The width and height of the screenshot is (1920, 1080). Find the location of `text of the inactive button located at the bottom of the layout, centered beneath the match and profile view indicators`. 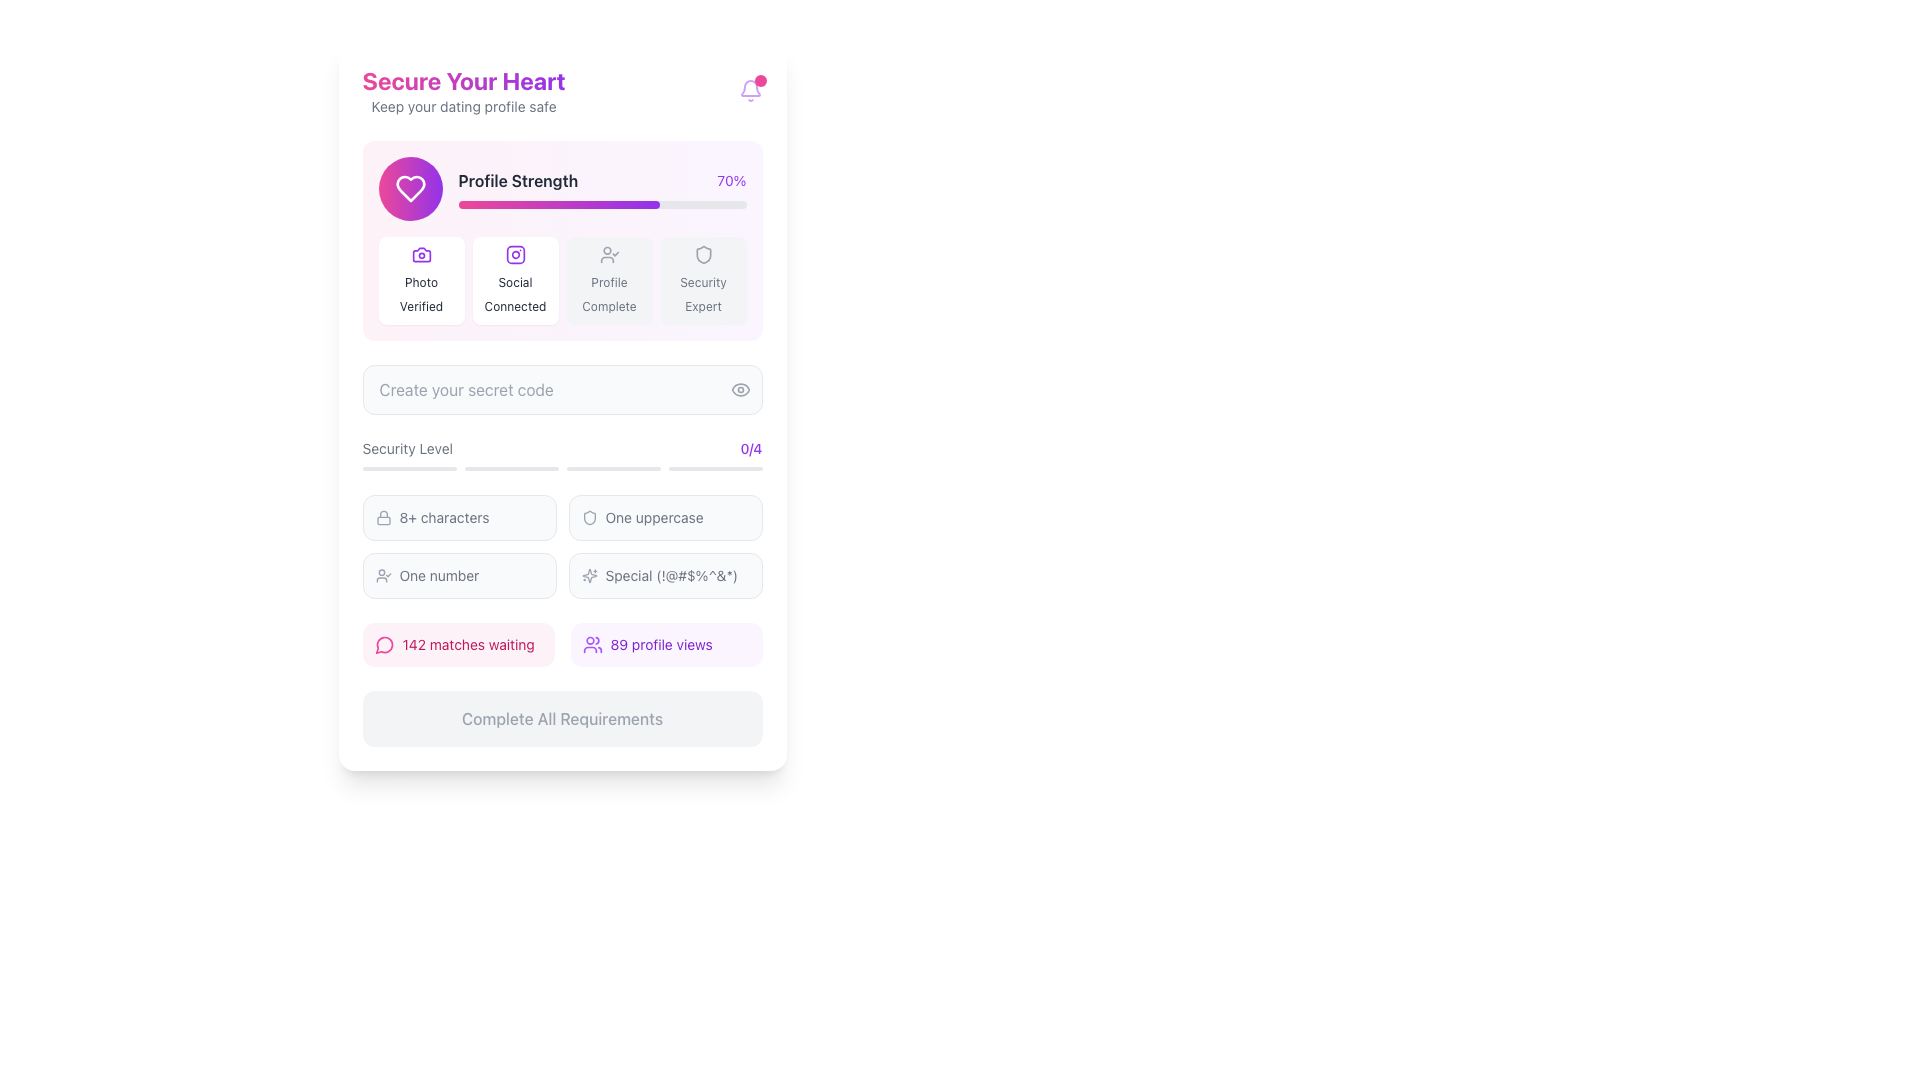

text of the inactive button located at the bottom of the layout, centered beneath the match and profile view indicators is located at coordinates (561, 717).